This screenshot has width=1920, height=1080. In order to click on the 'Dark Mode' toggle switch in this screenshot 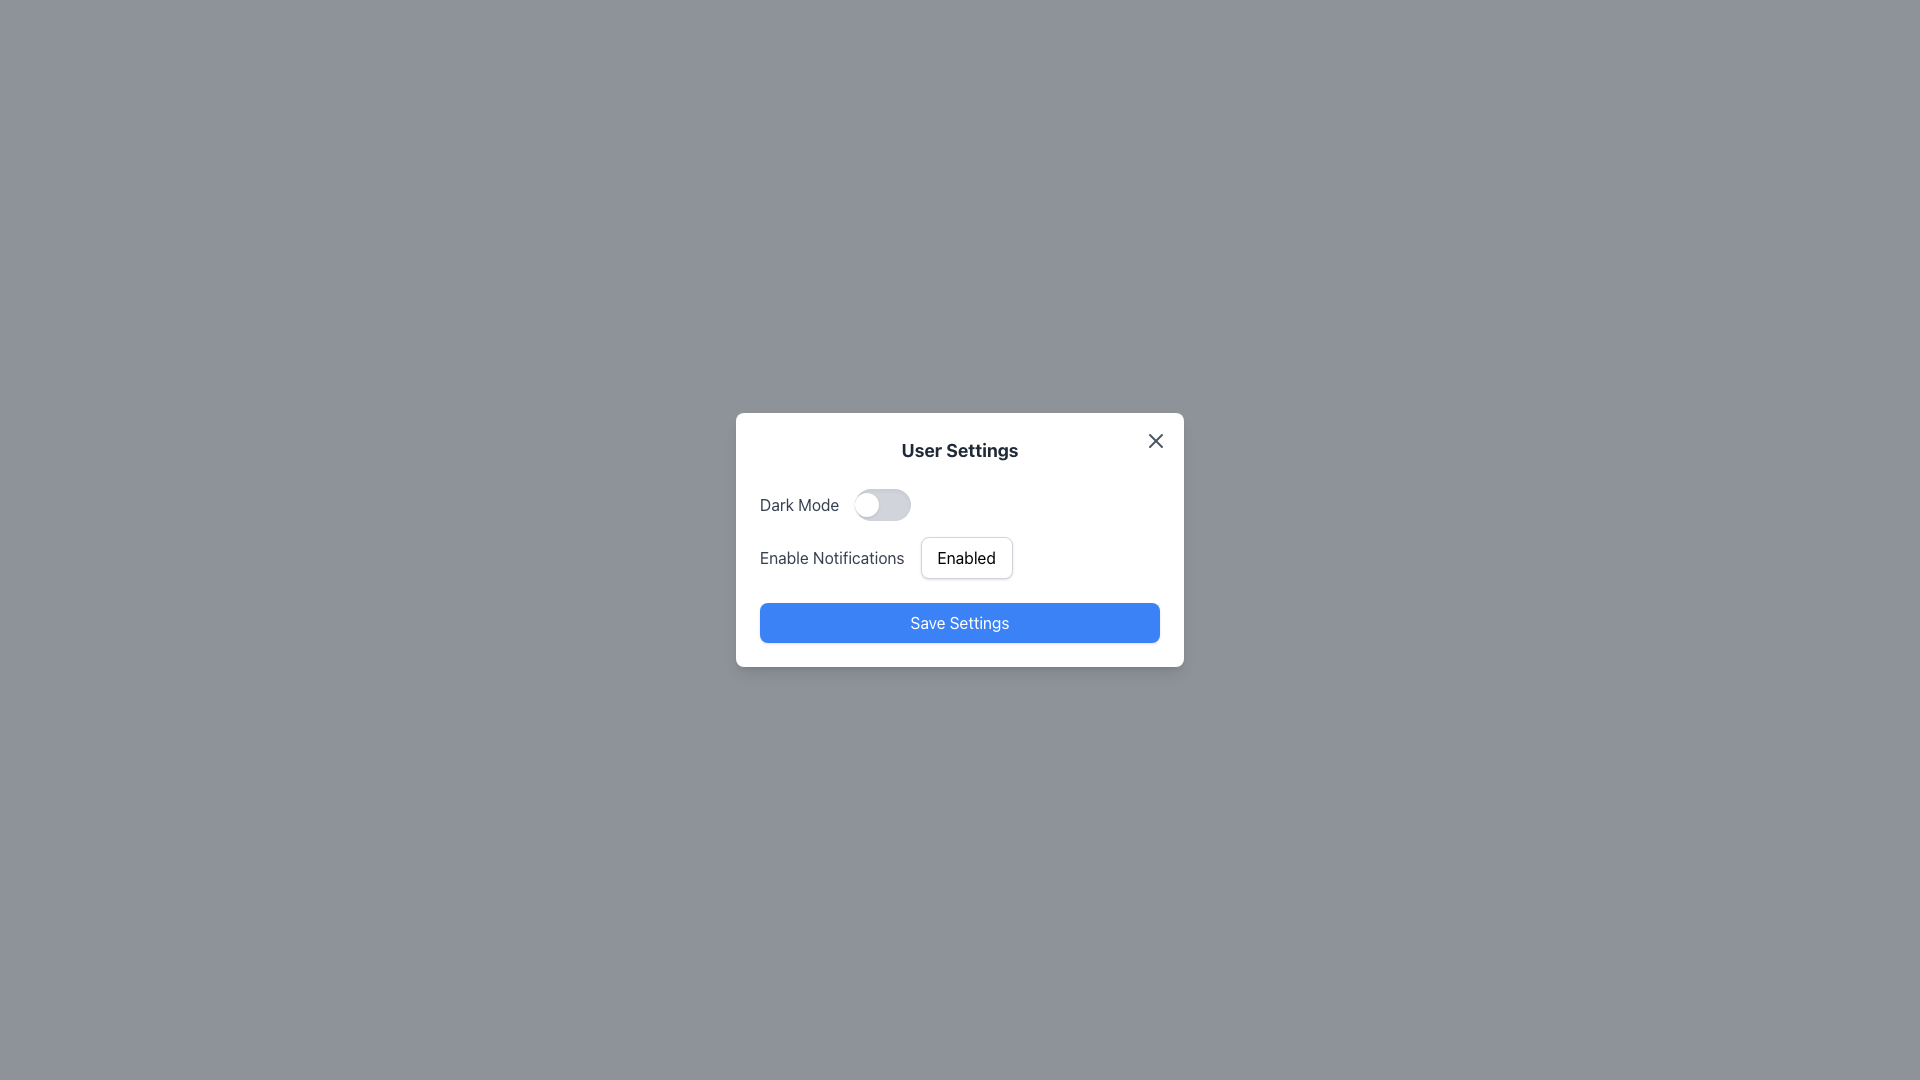, I will do `click(882, 504)`.